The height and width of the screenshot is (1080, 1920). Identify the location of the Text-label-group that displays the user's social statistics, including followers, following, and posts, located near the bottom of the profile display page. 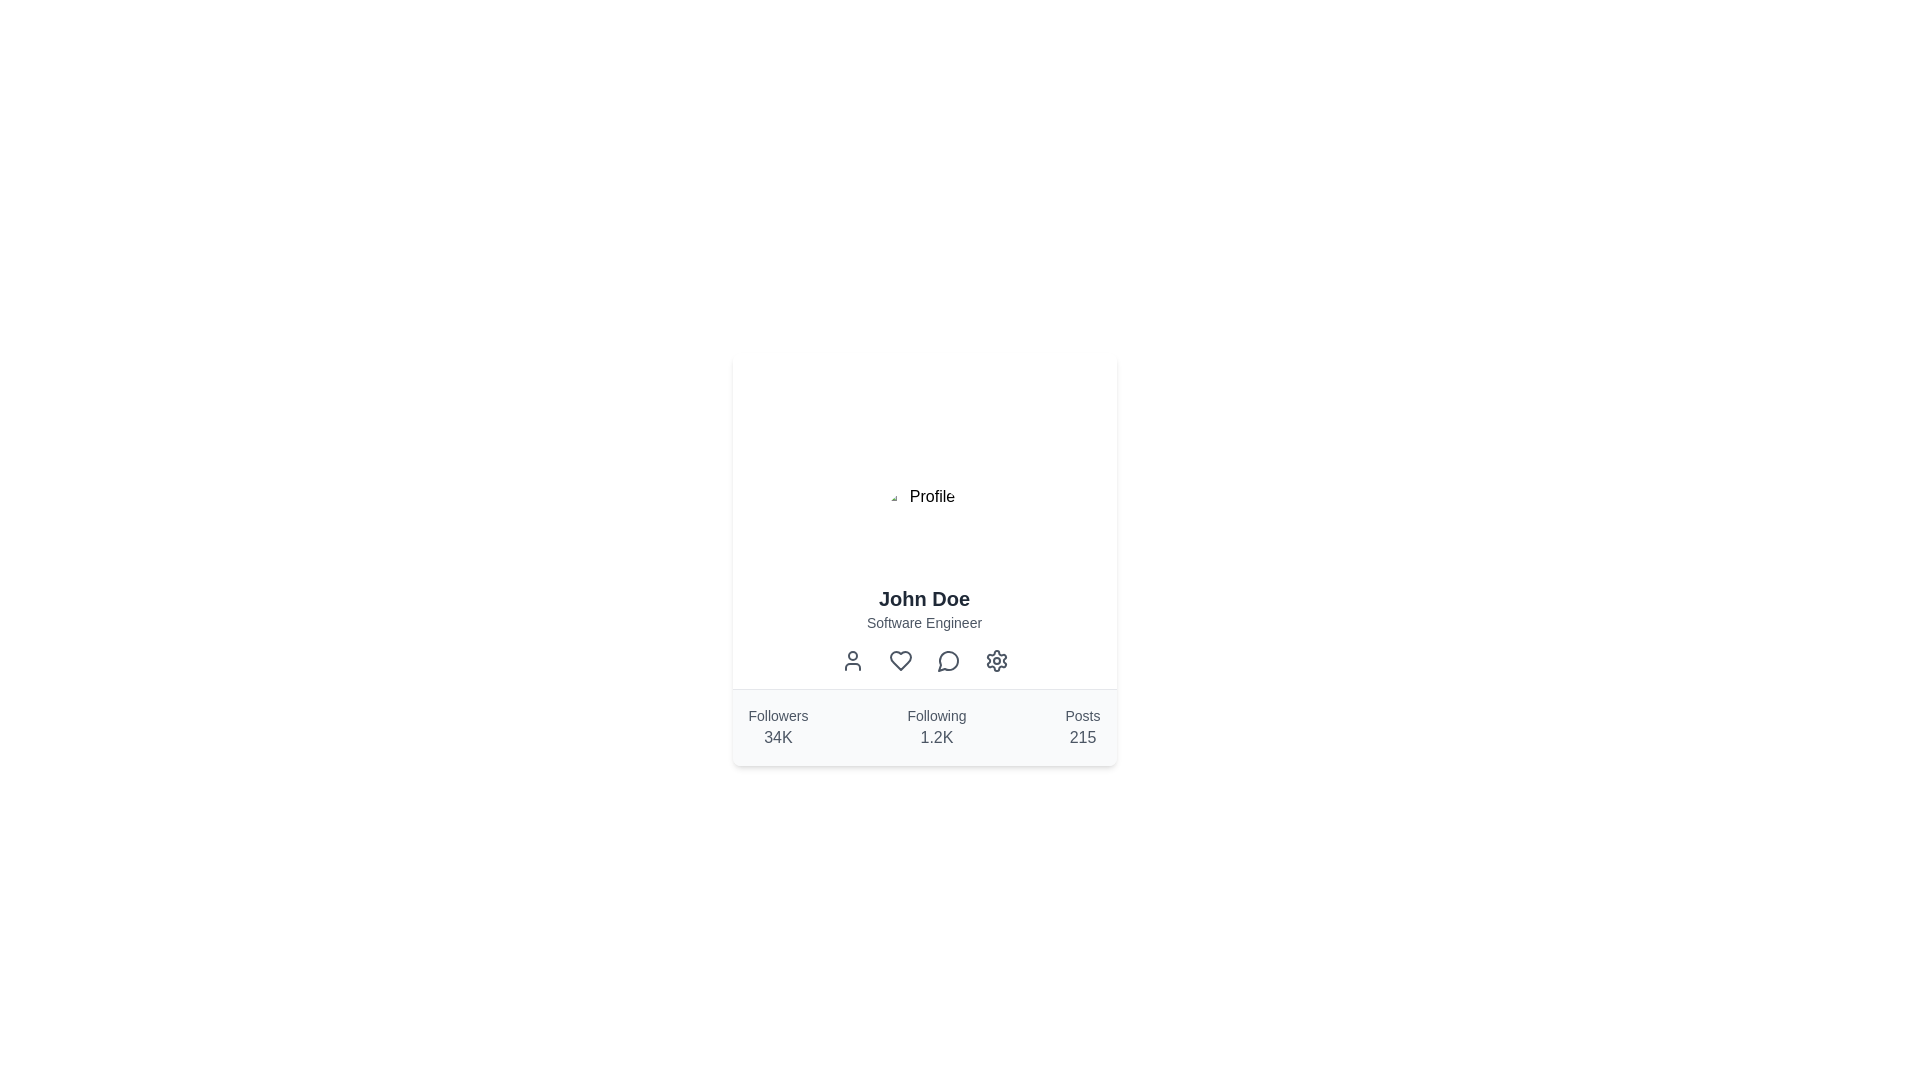
(923, 728).